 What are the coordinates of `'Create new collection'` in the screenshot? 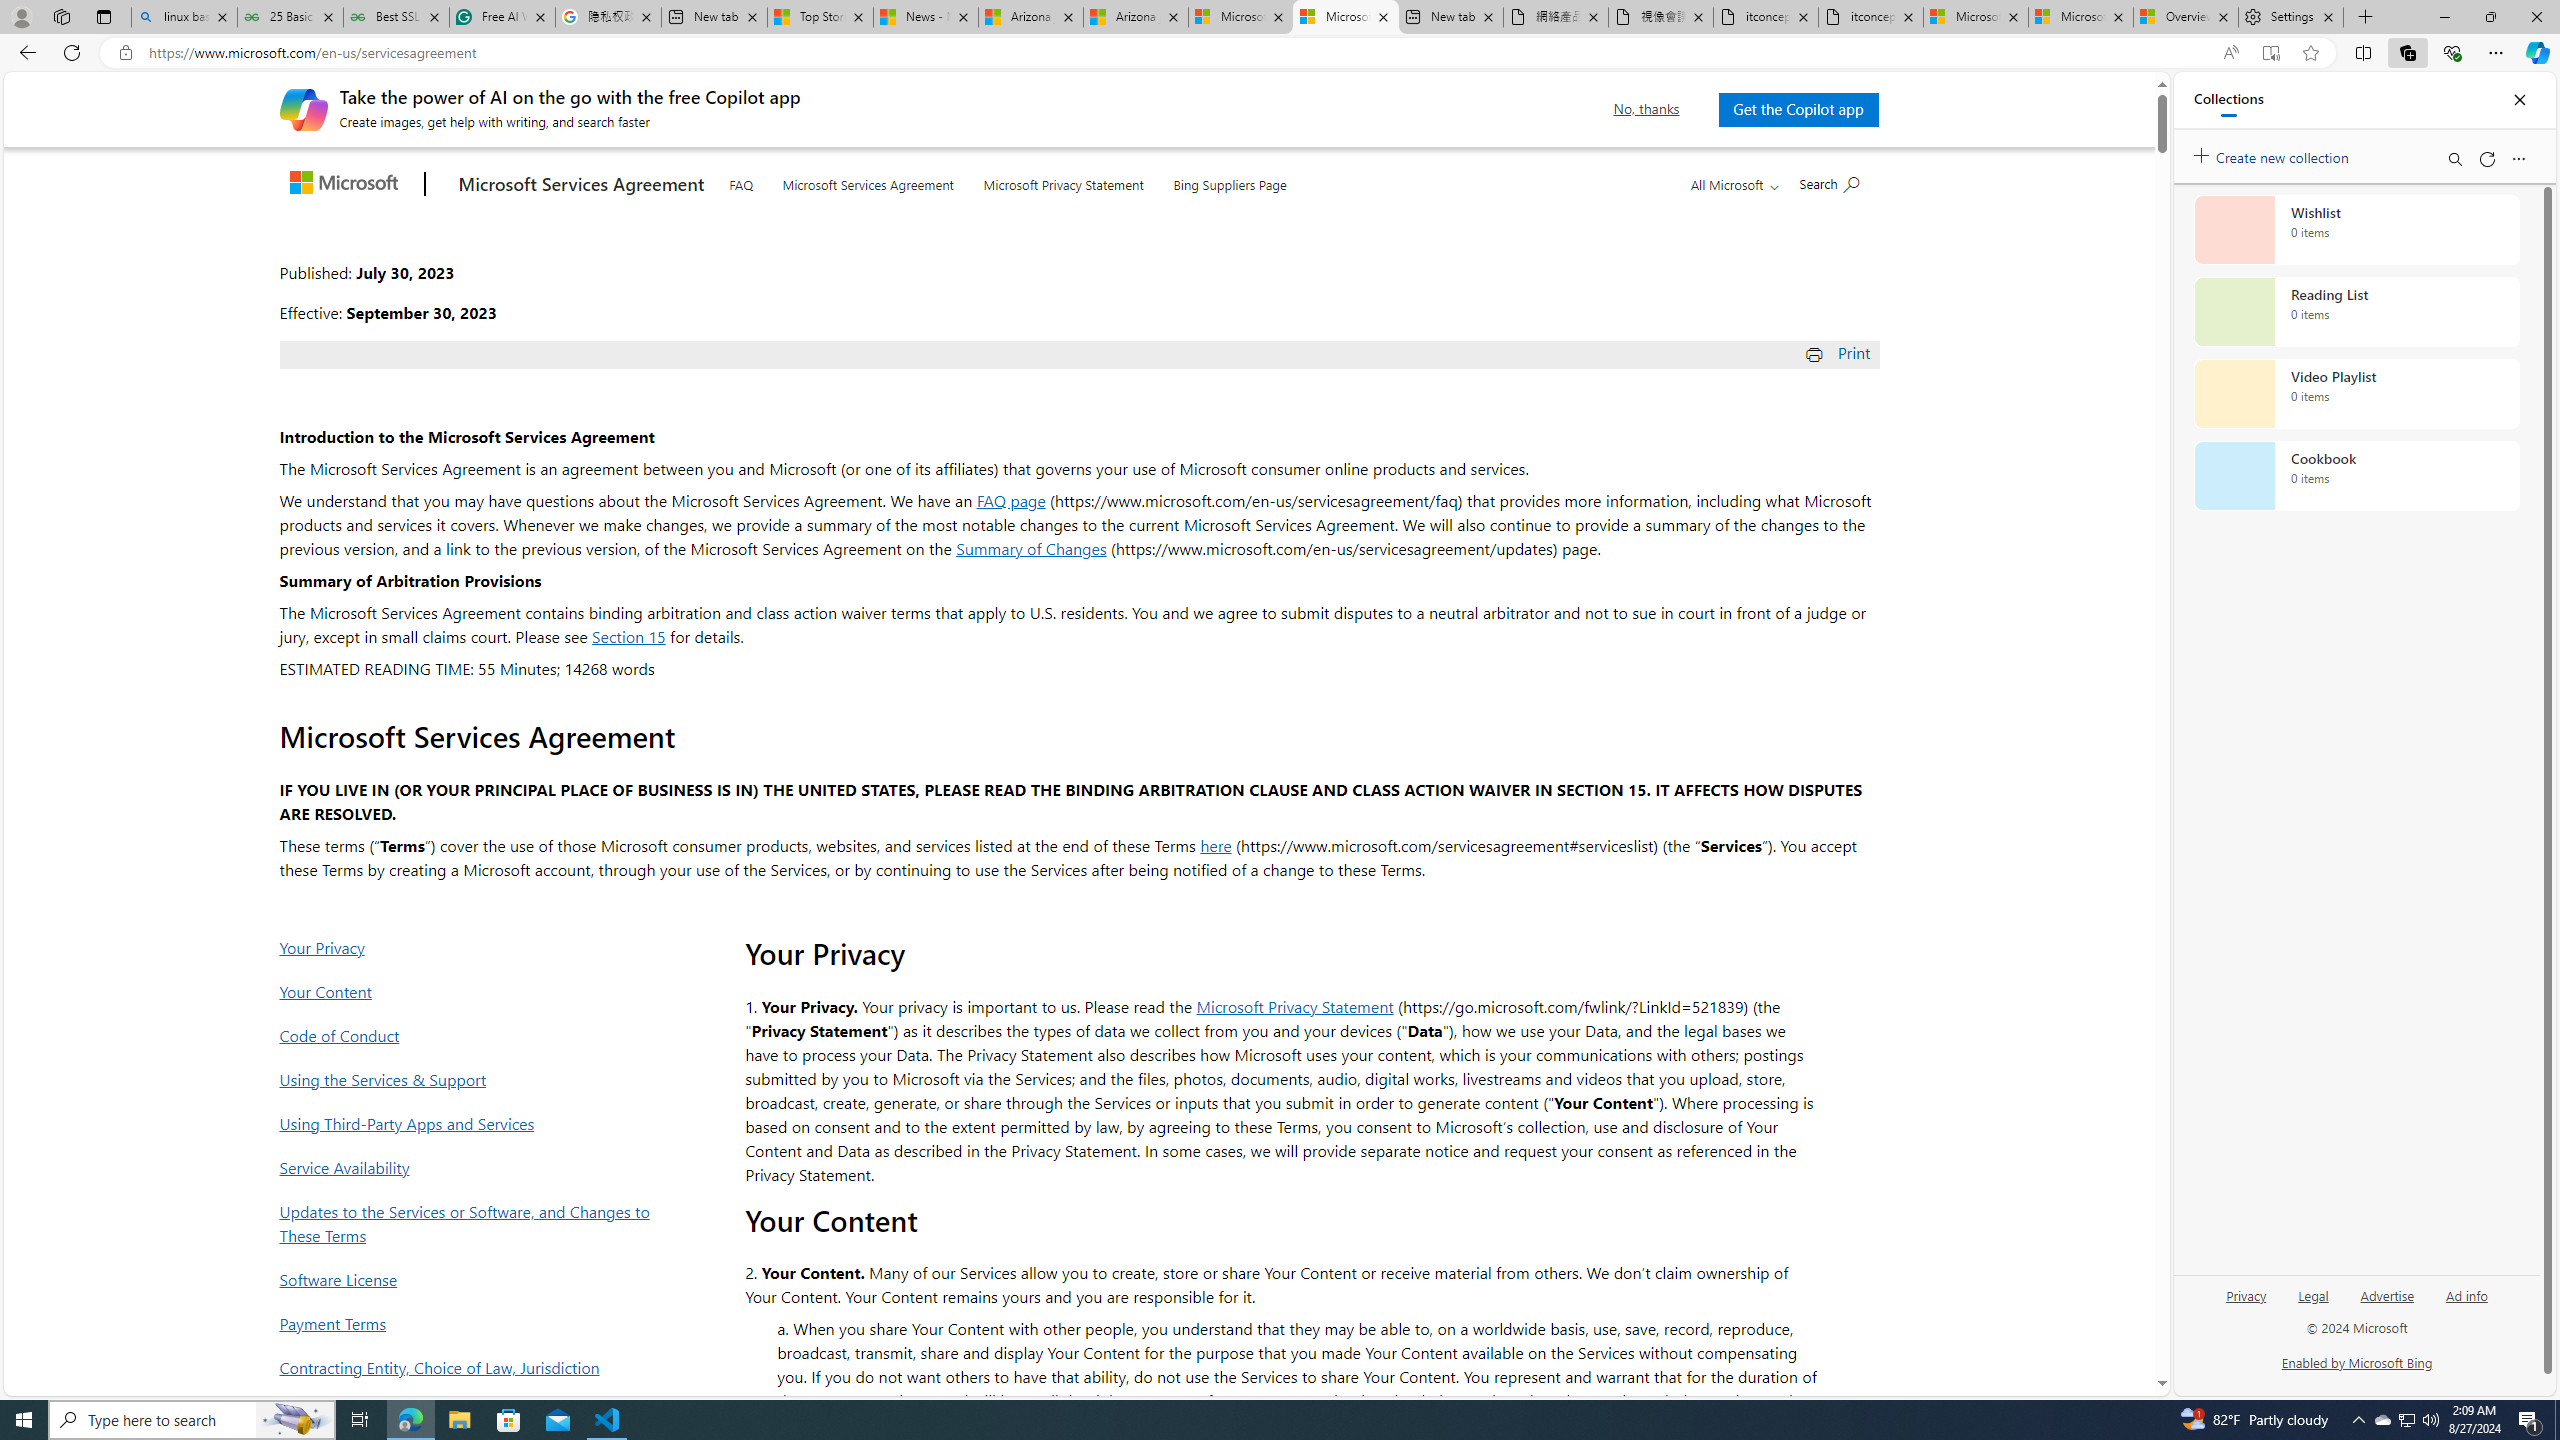 It's located at (2274, 153).